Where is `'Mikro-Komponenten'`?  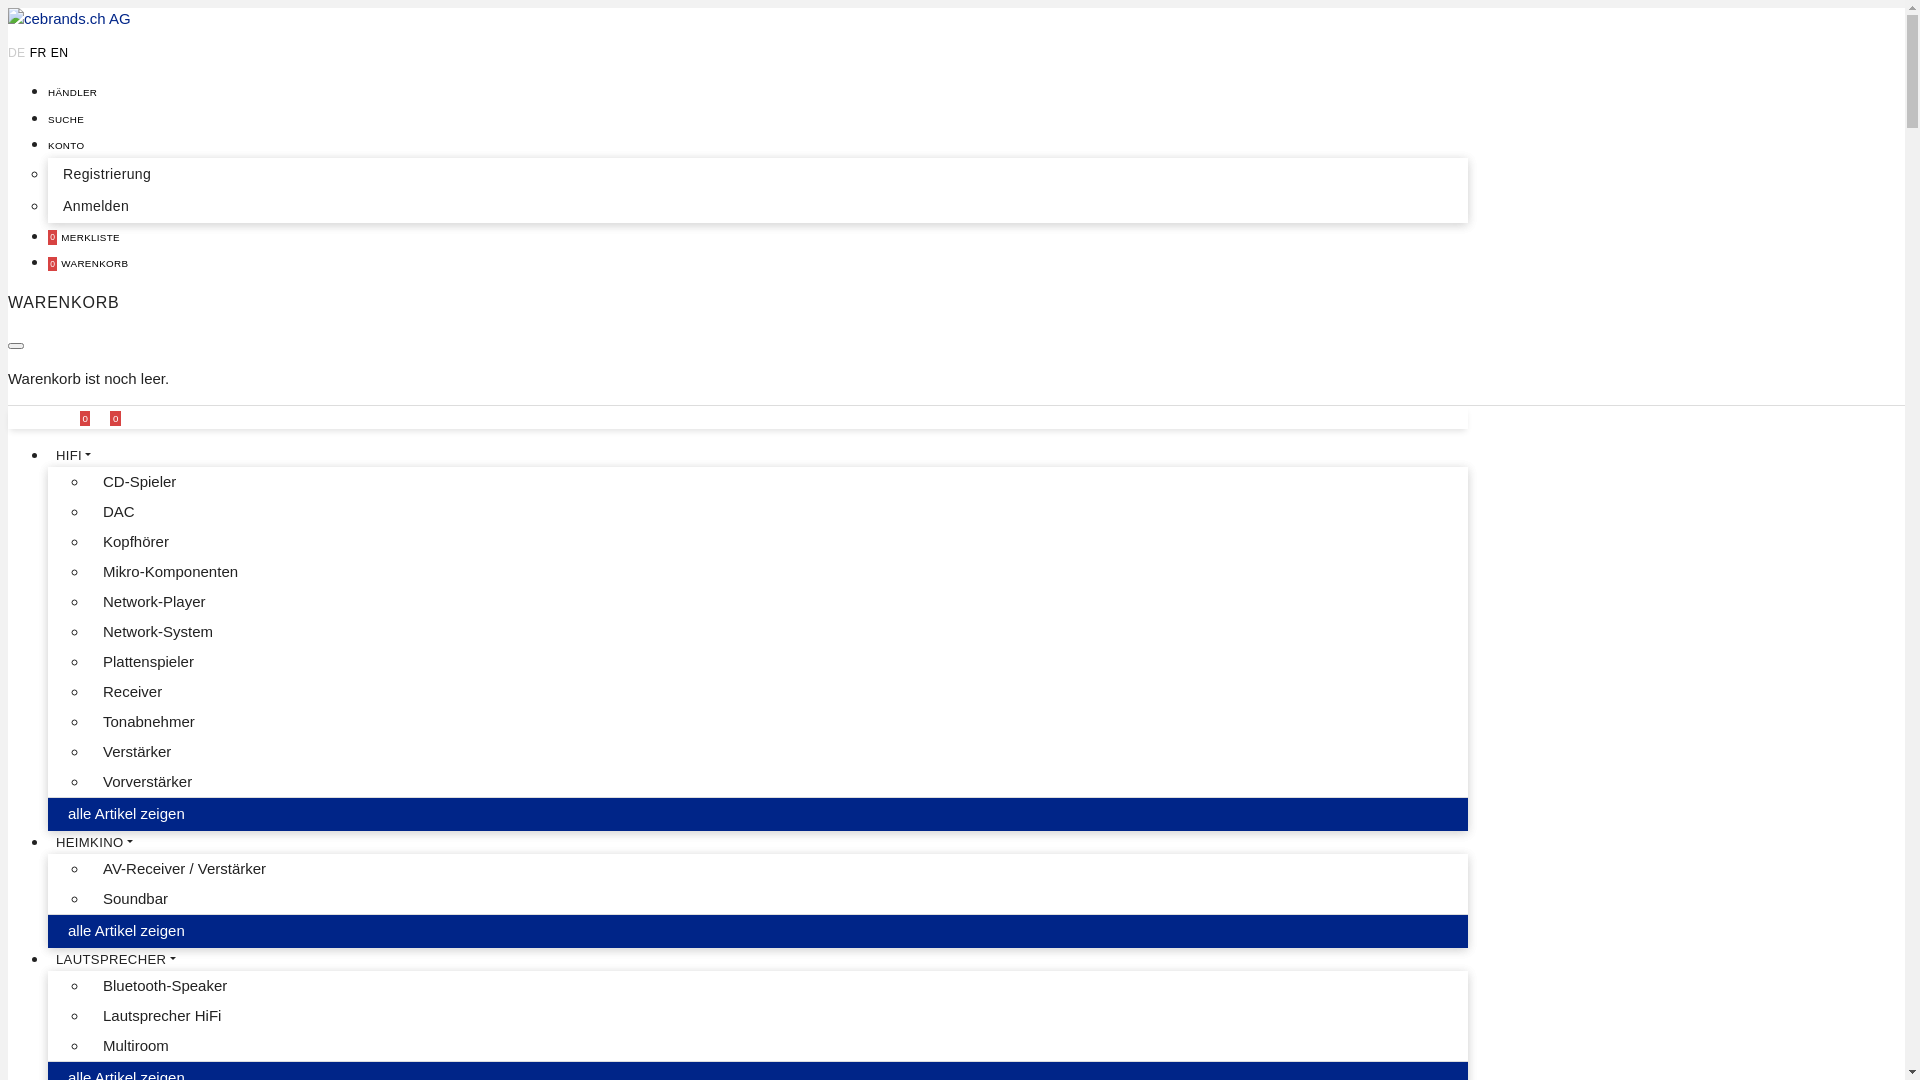
'Mikro-Komponenten' is located at coordinates (202, 571).